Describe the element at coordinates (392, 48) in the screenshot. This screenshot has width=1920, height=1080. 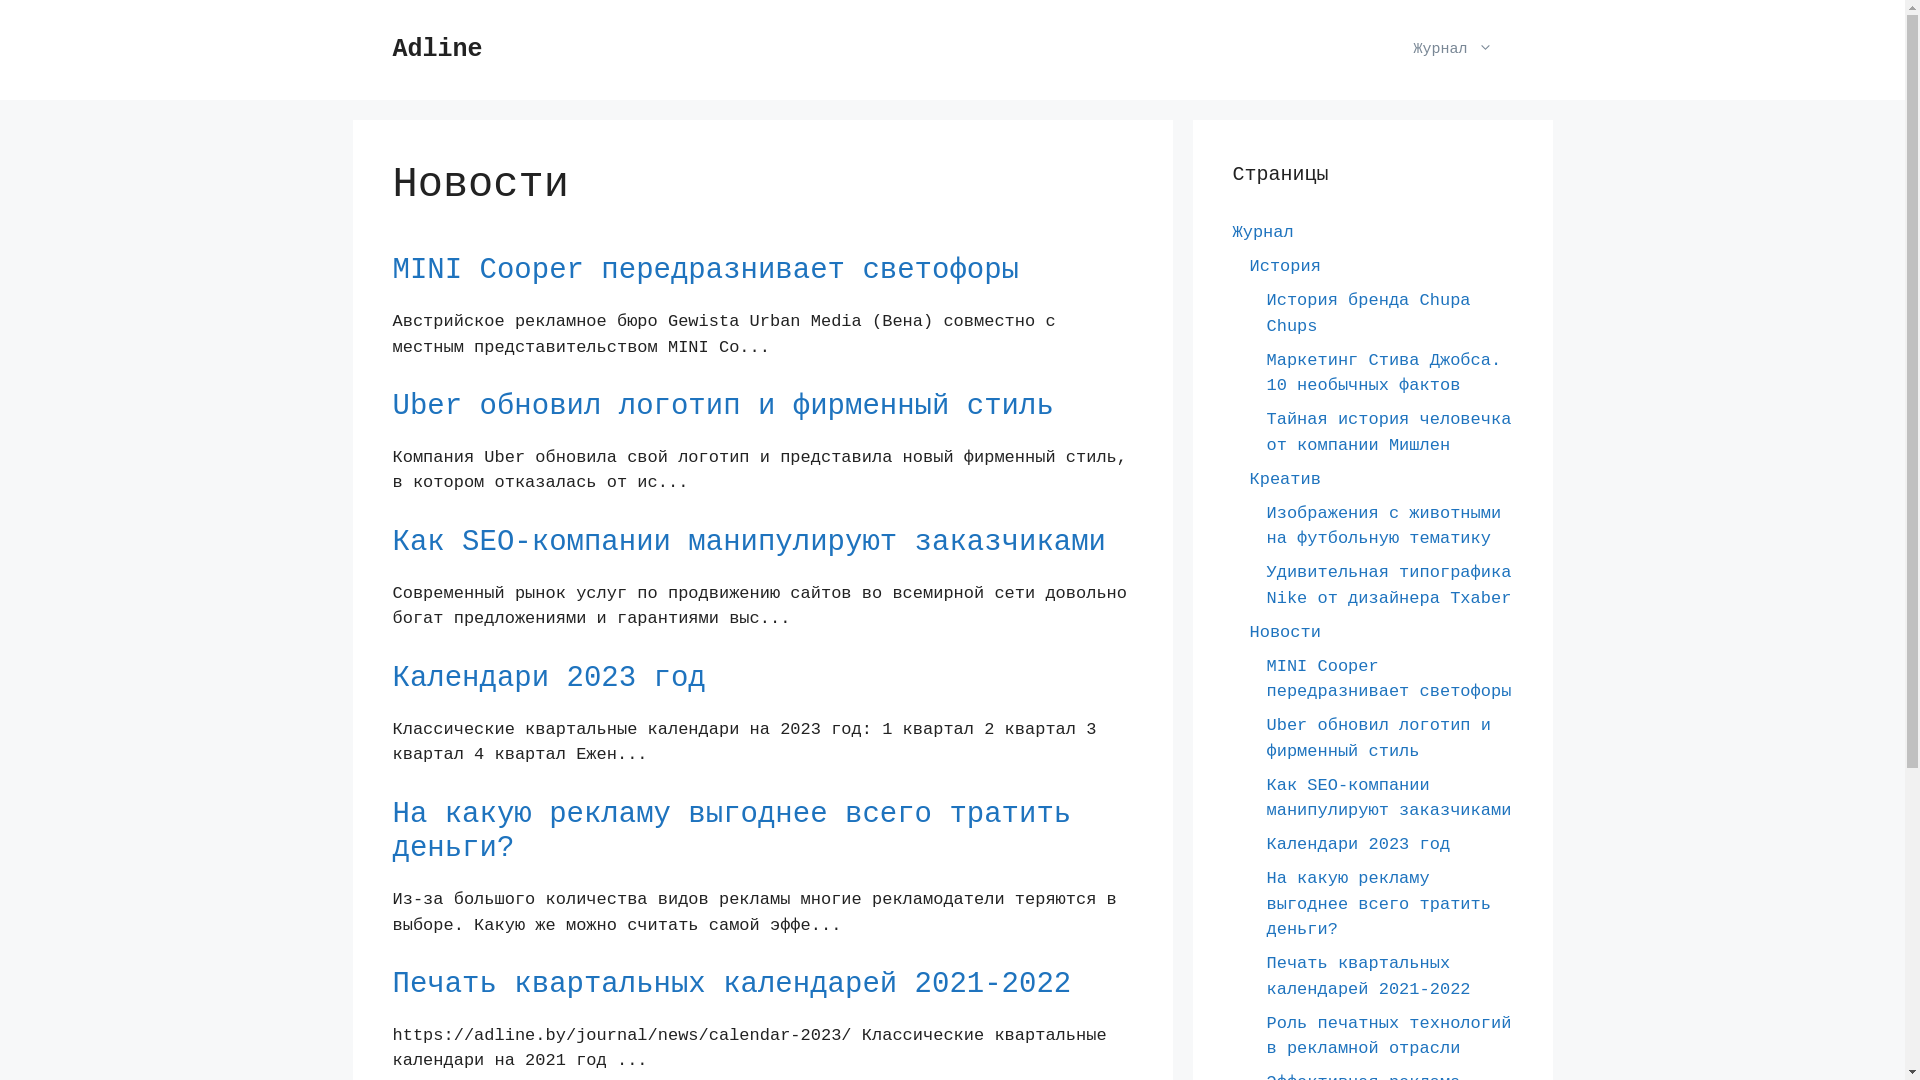
I see `'Adline'` at that location.